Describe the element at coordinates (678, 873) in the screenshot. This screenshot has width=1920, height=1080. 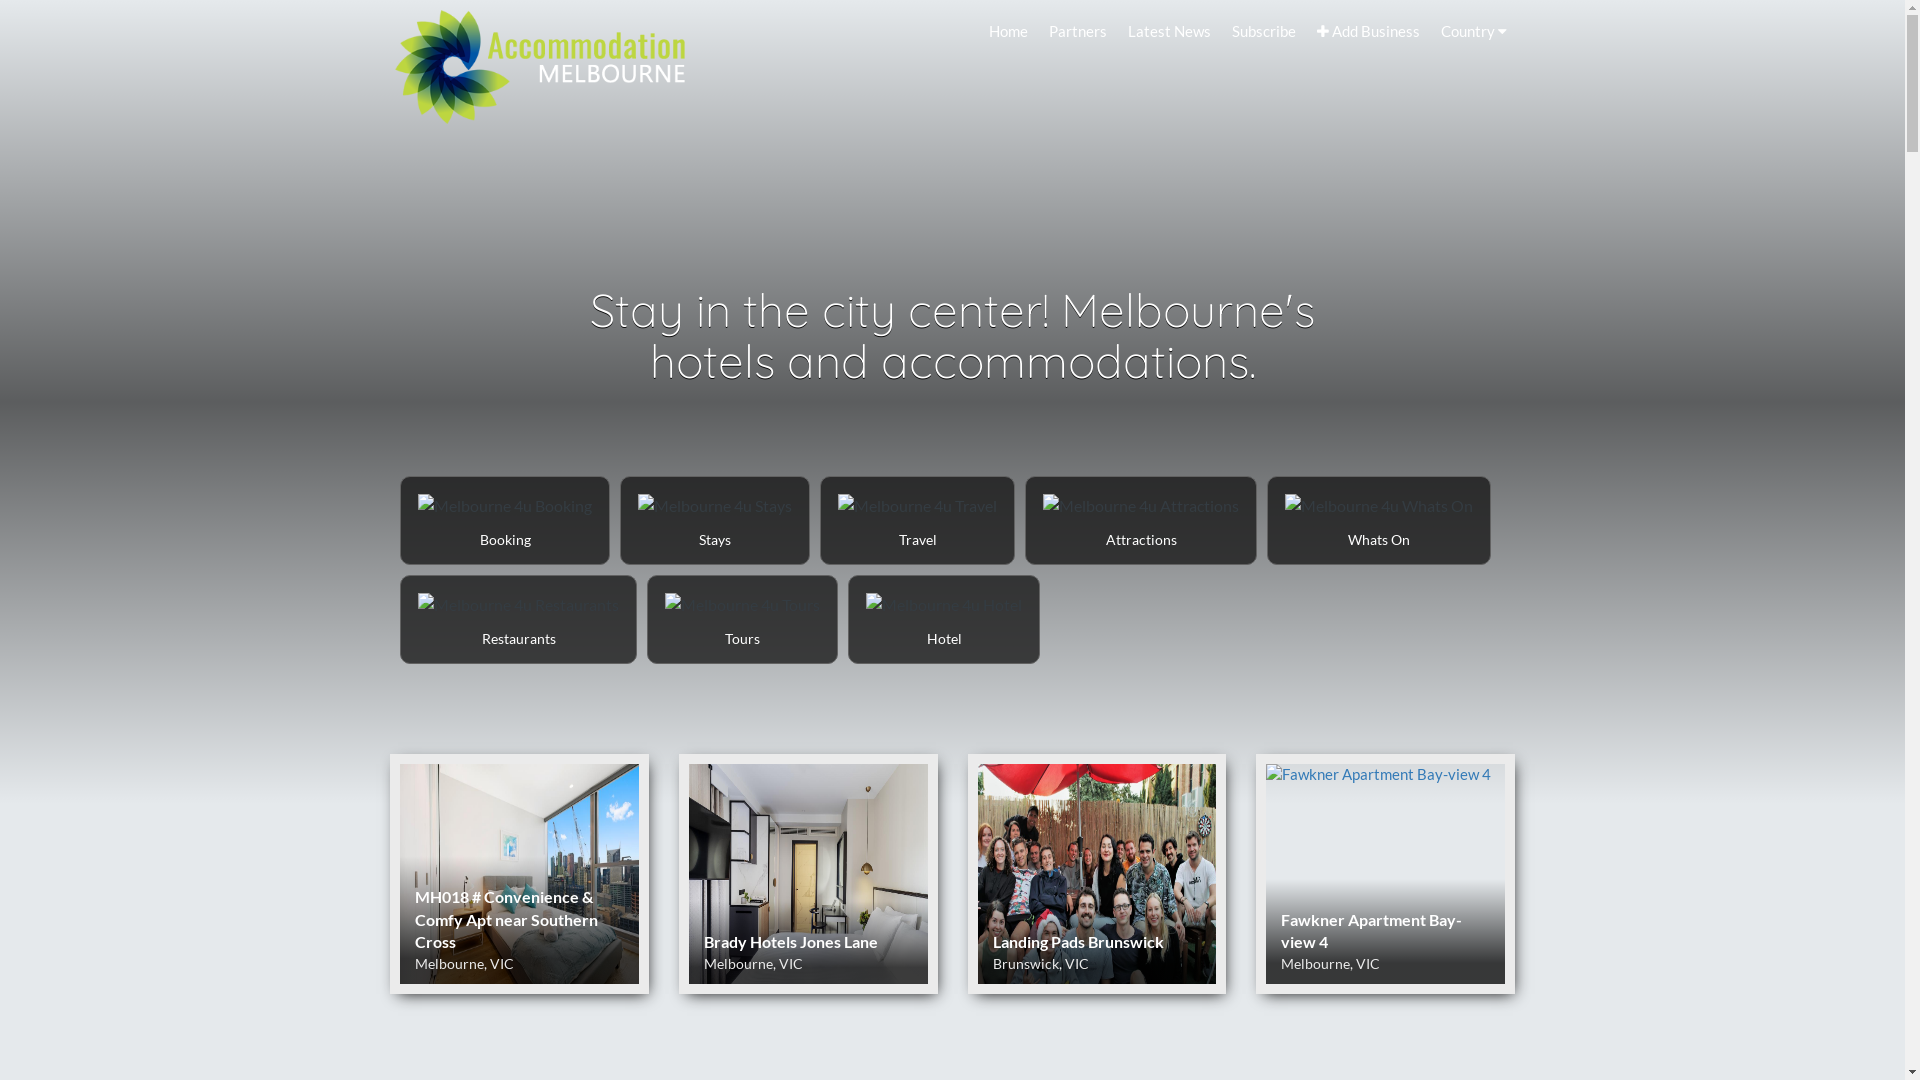
I see `'Brady Hotels Jones Lane` at that location.